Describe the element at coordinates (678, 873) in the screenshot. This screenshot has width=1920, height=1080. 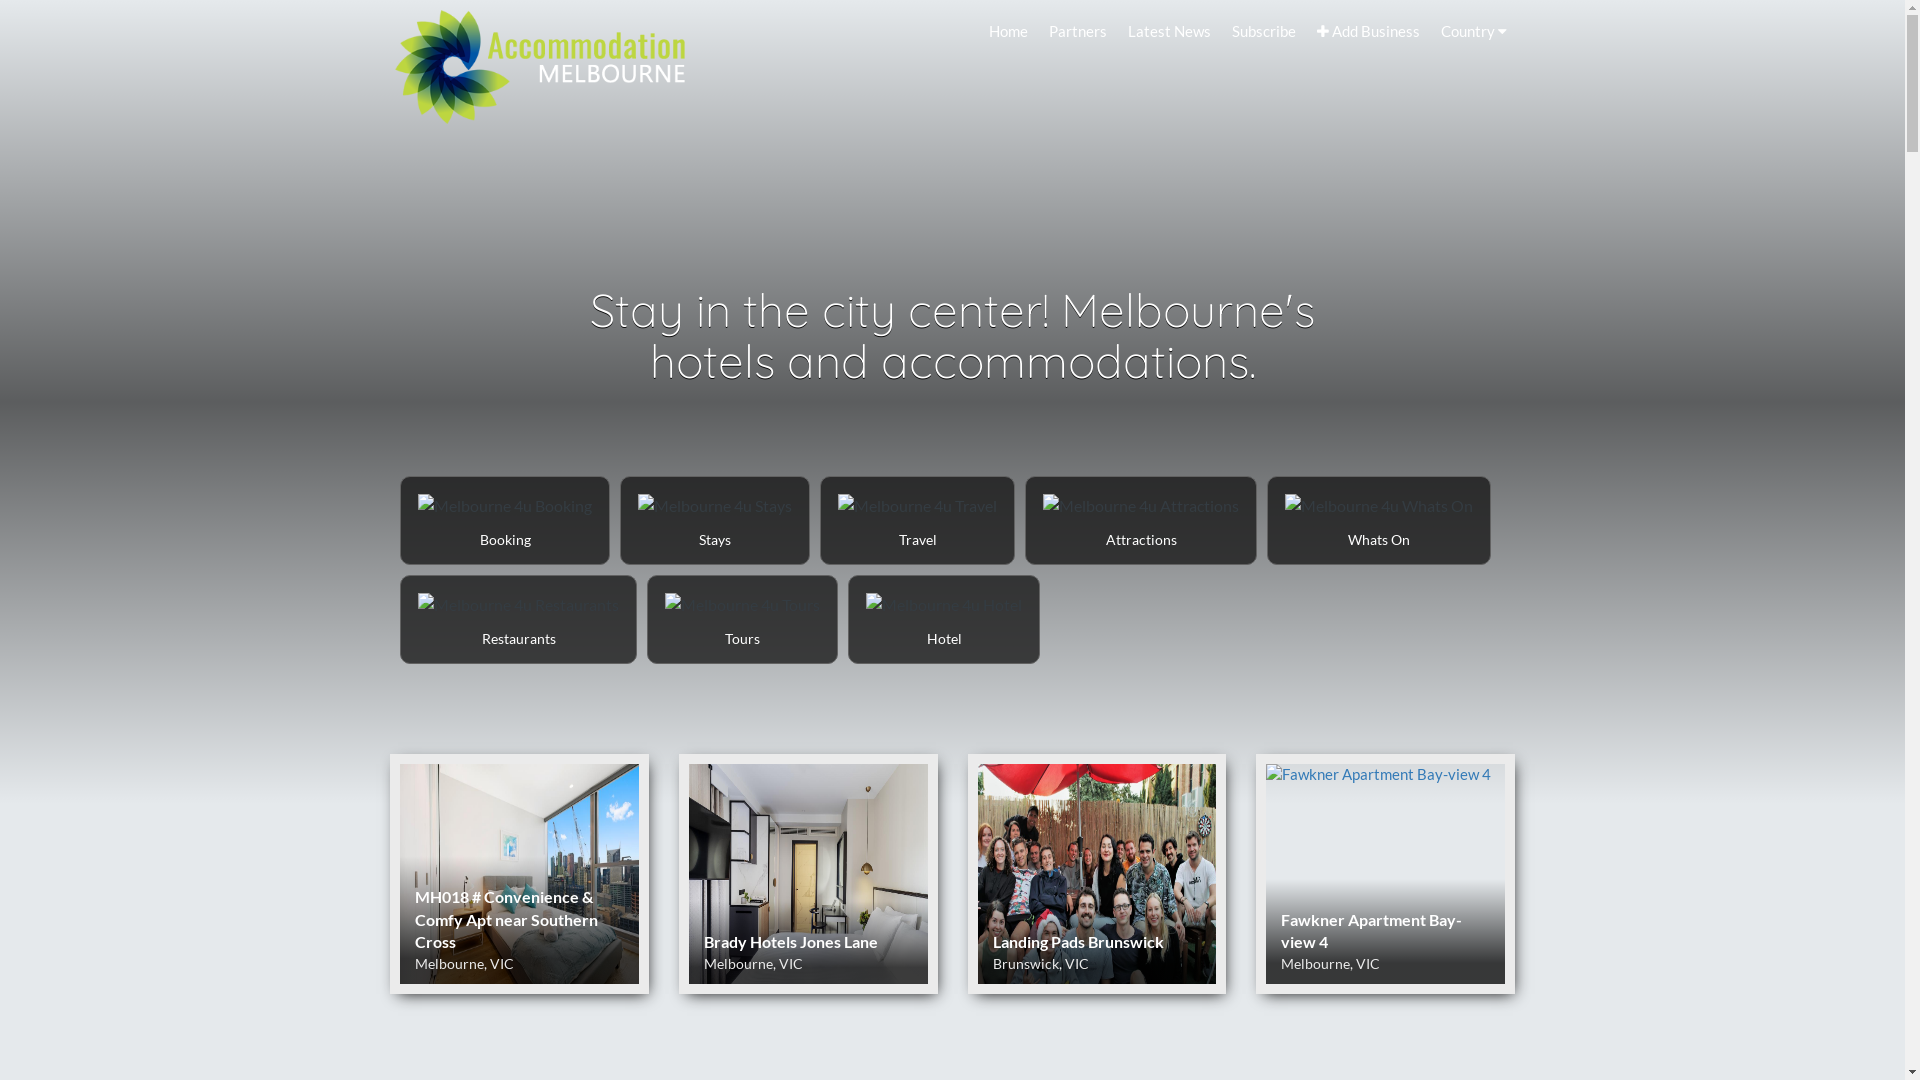
I see `'Brady Hotels Jones Lane` at that location.